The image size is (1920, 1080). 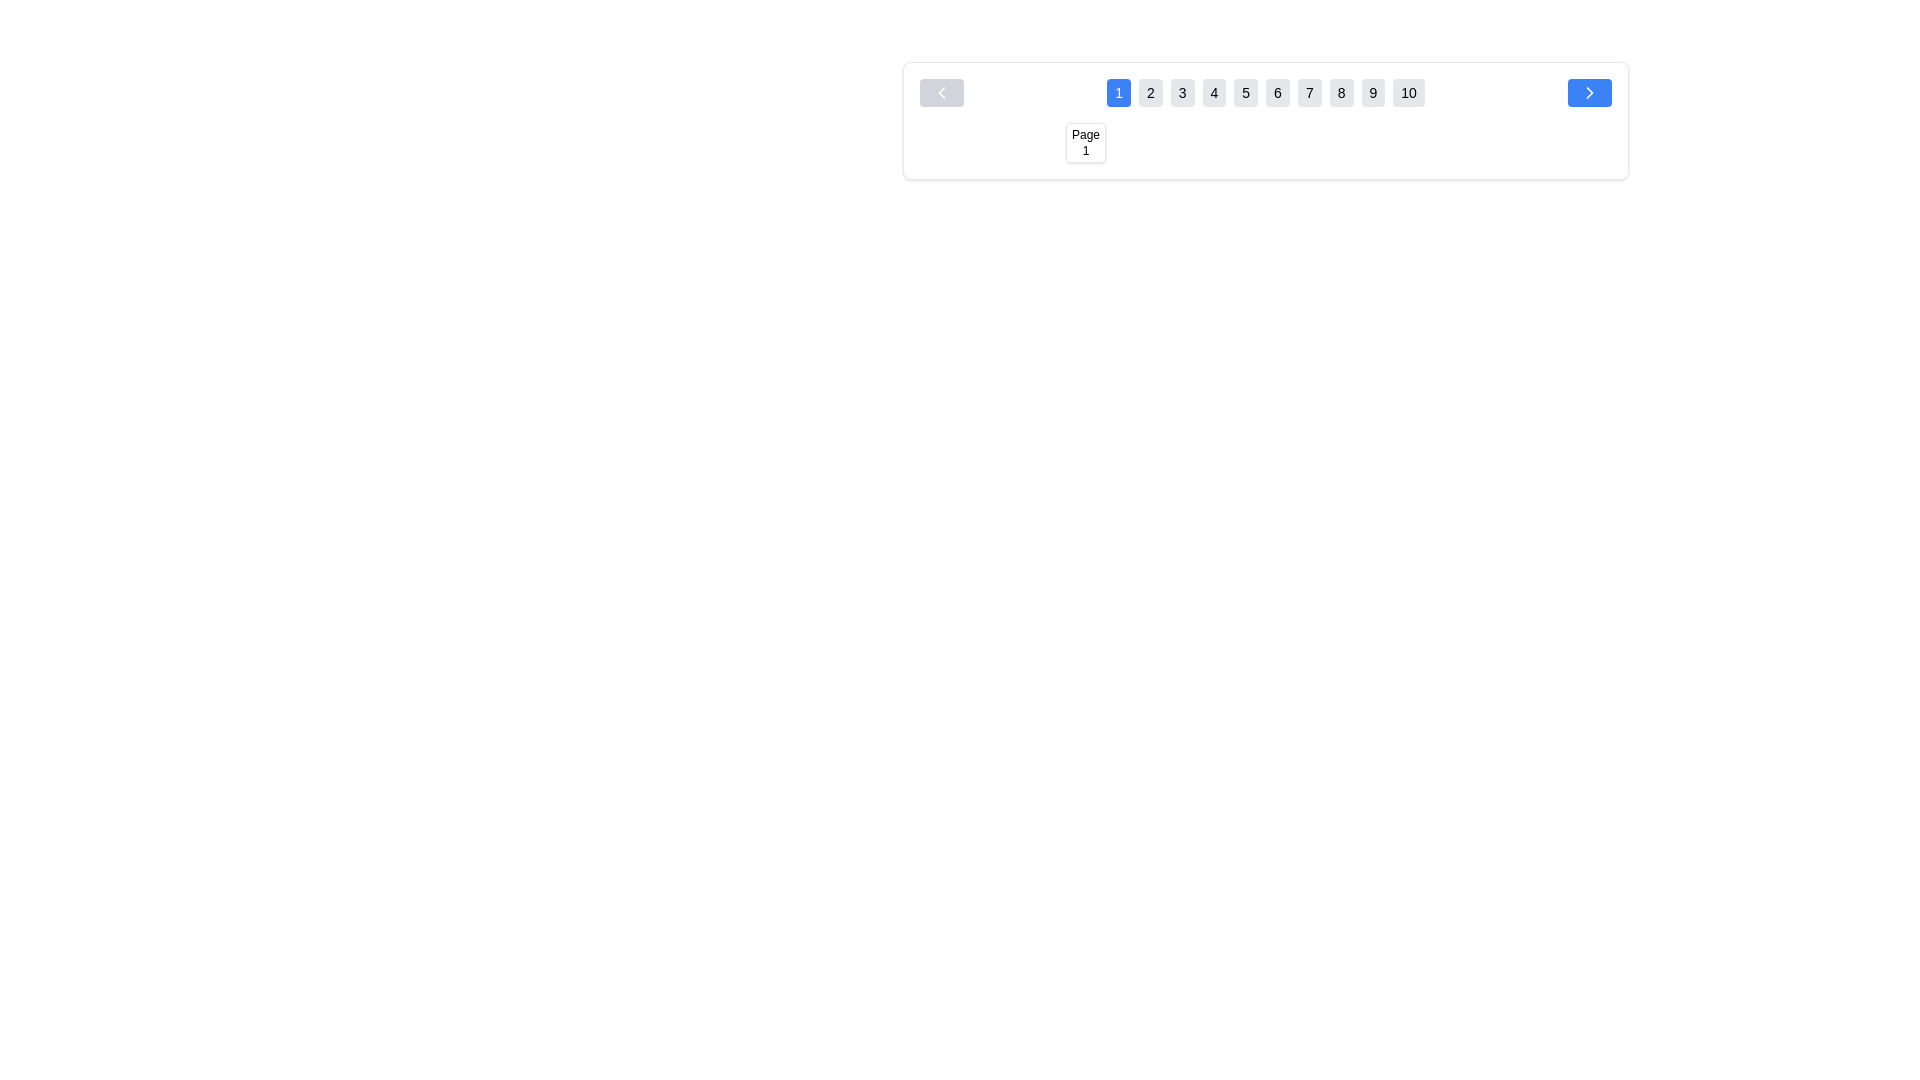 I want to click on the pagination button that navigates to page 8, so click(x=1341, y=92).